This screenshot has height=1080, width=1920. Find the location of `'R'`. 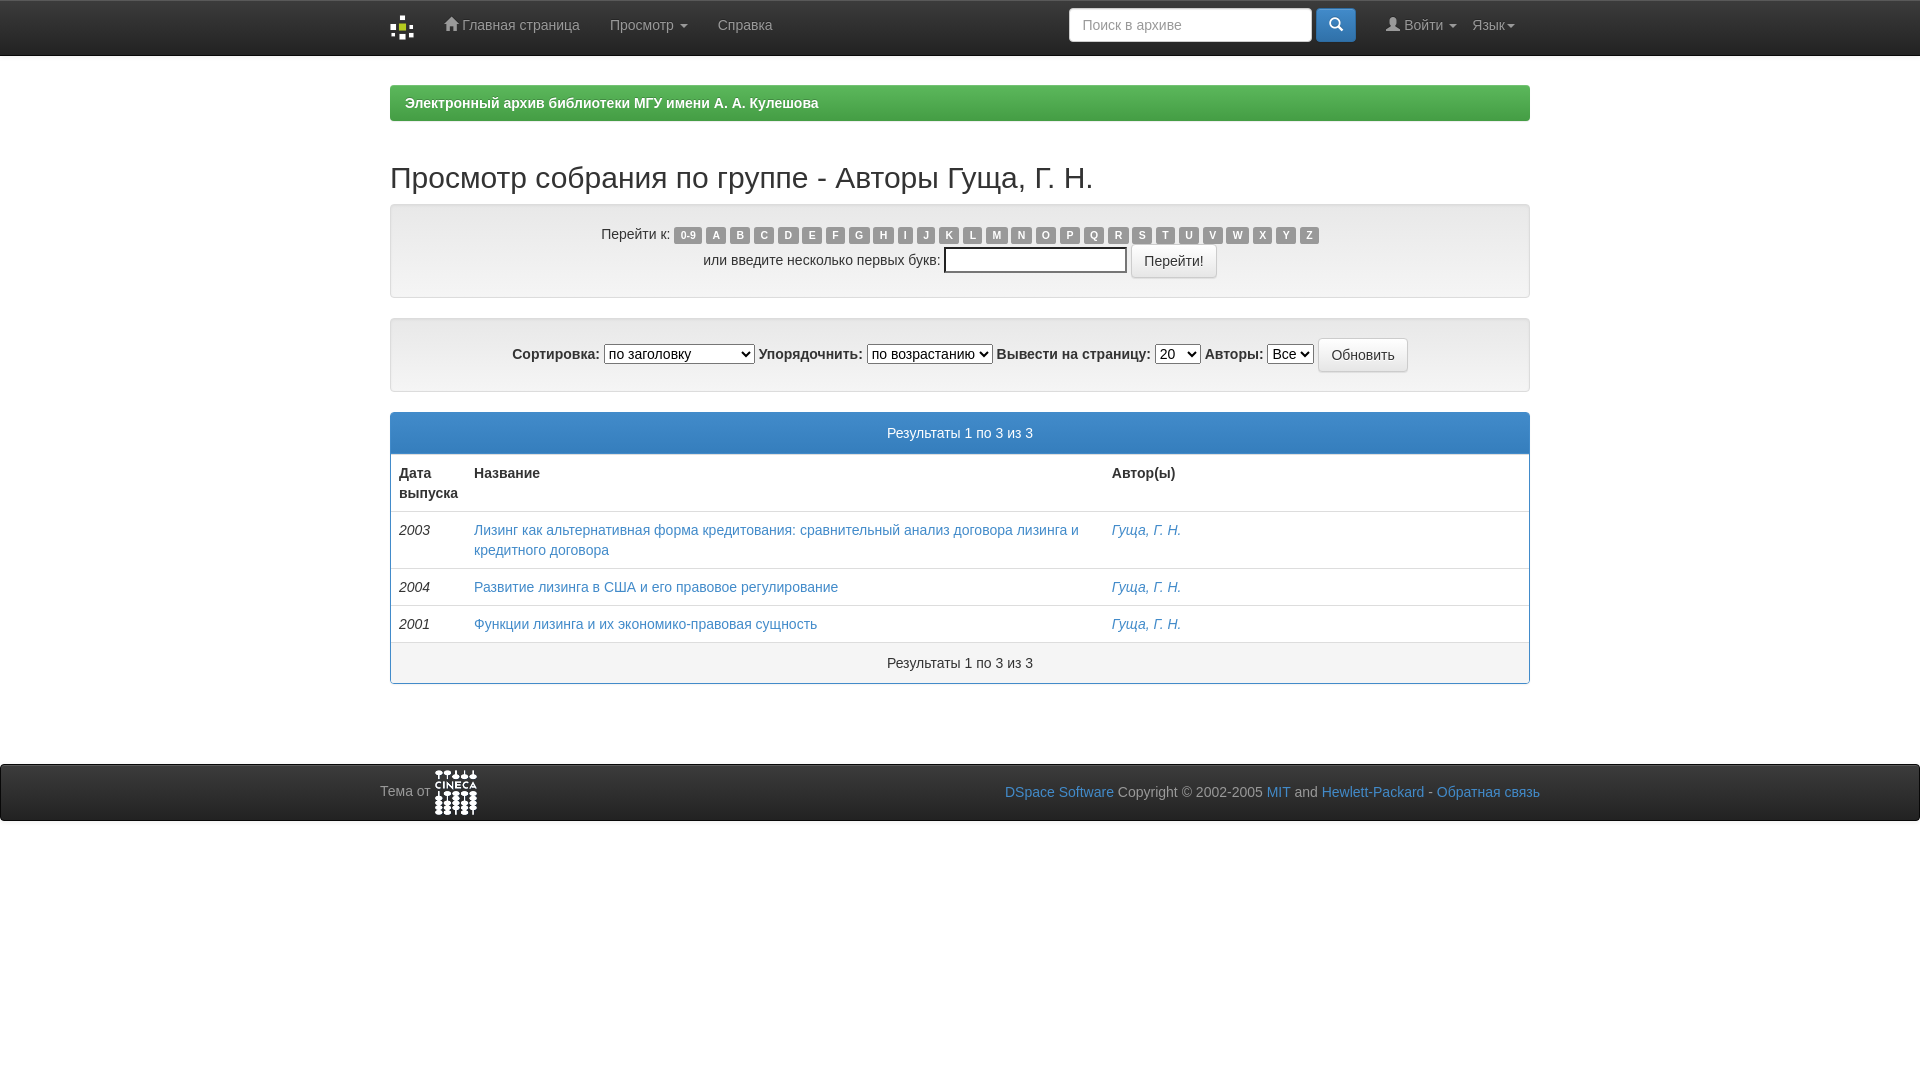

'R' is located at coordinates (1107, 234).